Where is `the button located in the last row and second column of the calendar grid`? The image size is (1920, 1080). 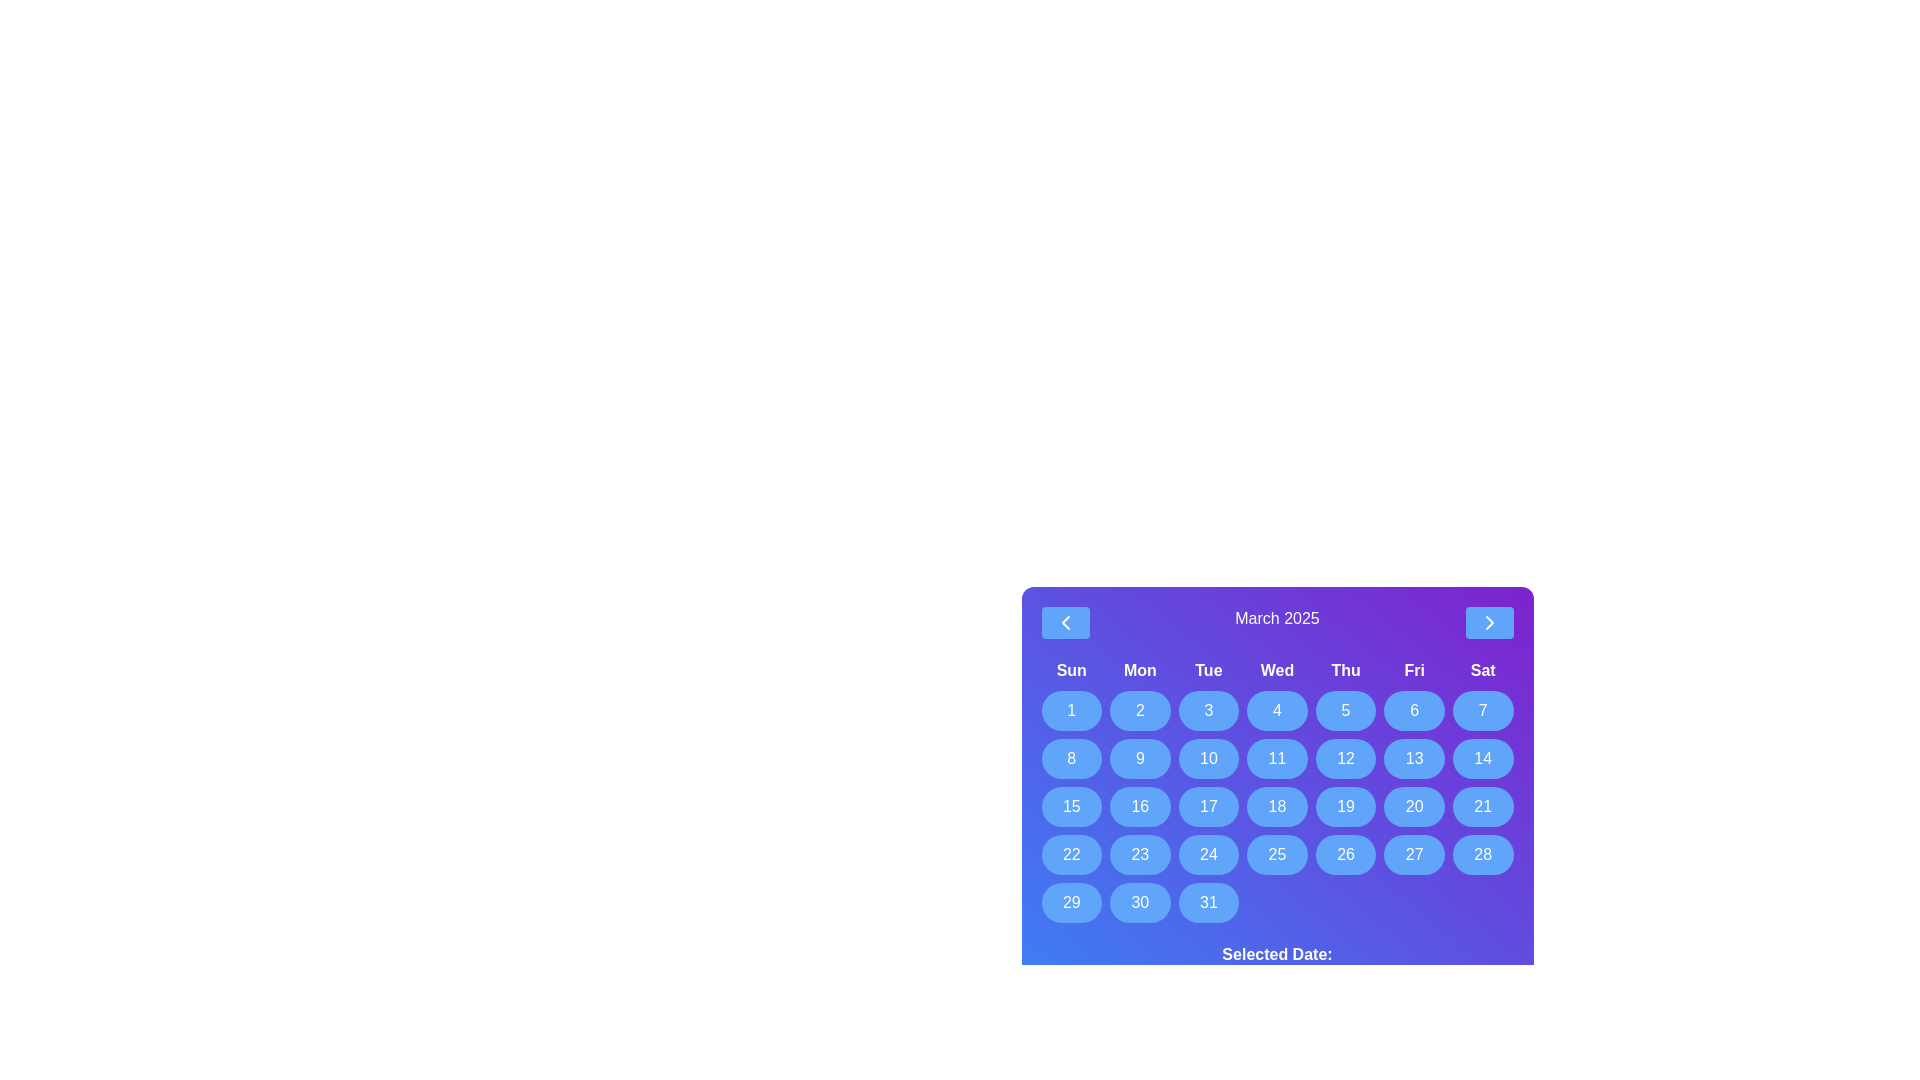 the button located in the last row and second column of the calendar grid is located at coordinates (1140, 902).